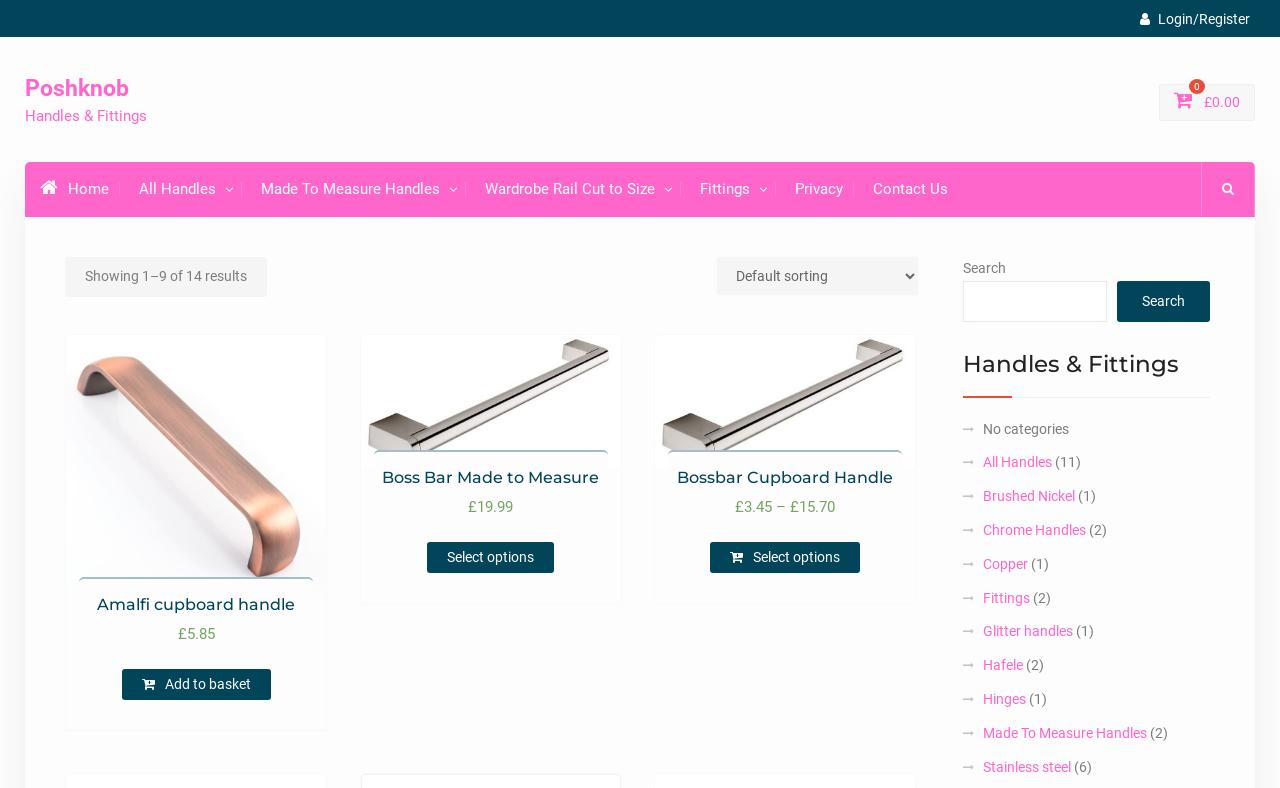  What do you see at coordinates (1016, 461) in the screenshot?
I see `'All Handles'` at bounding box center [1016, 461].